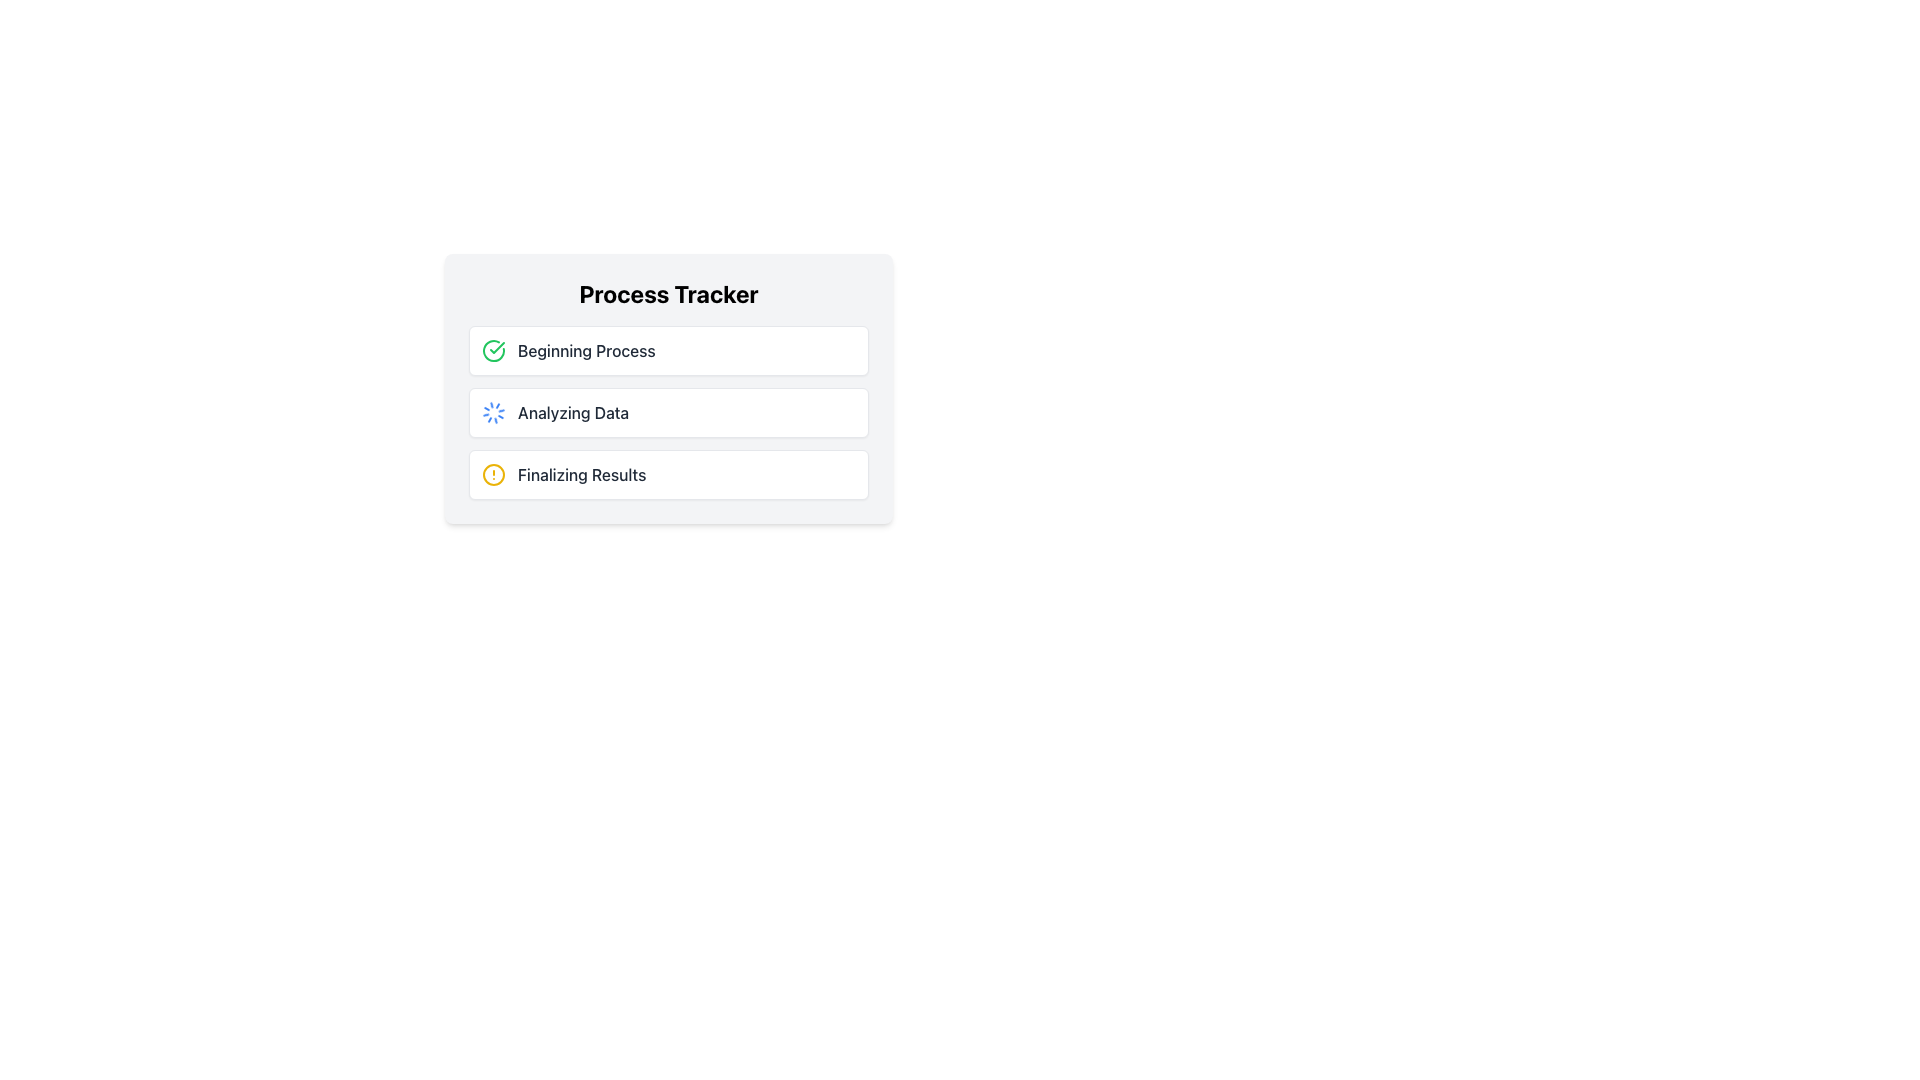  Describe the element at coordinates (668, 411) in the screenshot. I see `the Status Indicator labeled 'Analyzing Data', which is the second item in the process tracker list, positioned between 'Beginning Process' and 'Finalizing Results'` at that location.